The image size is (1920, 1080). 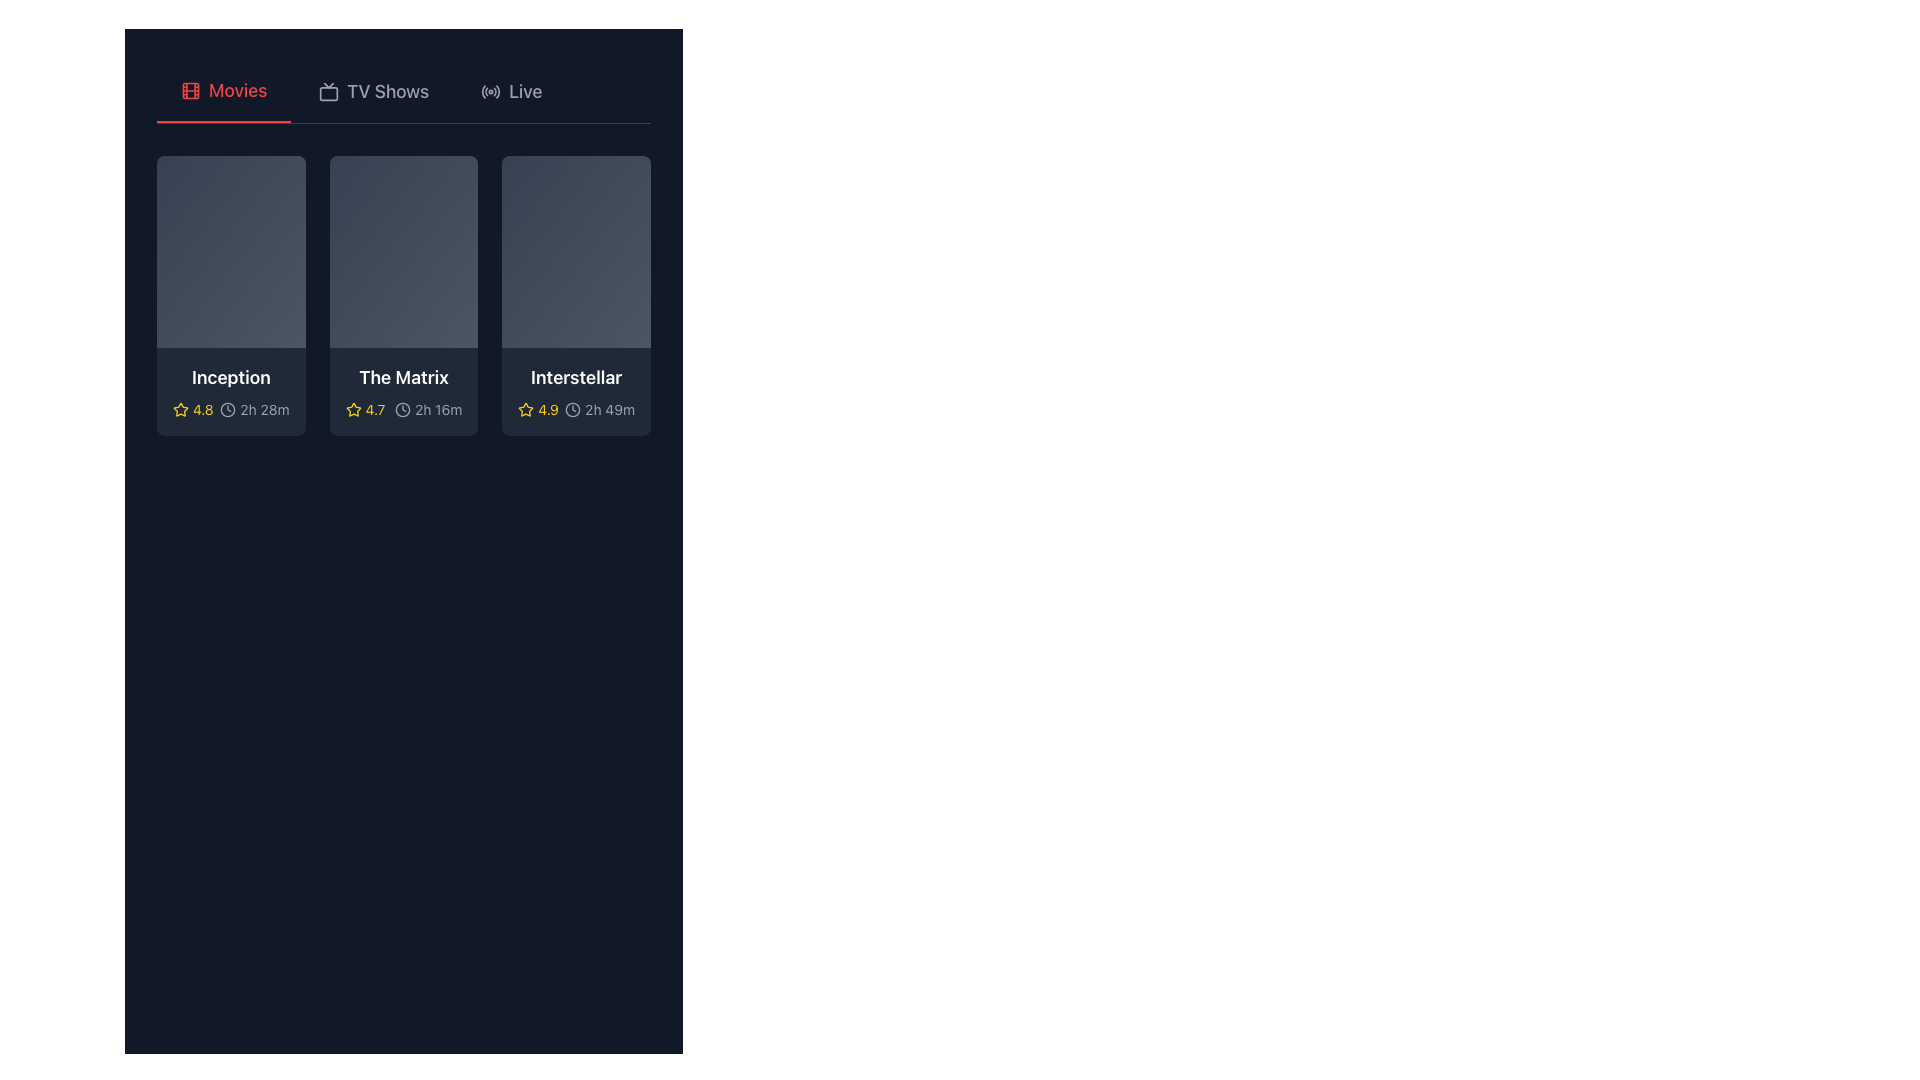 I want to click on the text label that displays the title of the movie, located centrally in the second column of a grid layout beneath the main navigation bar, so click(x=402, y=378).